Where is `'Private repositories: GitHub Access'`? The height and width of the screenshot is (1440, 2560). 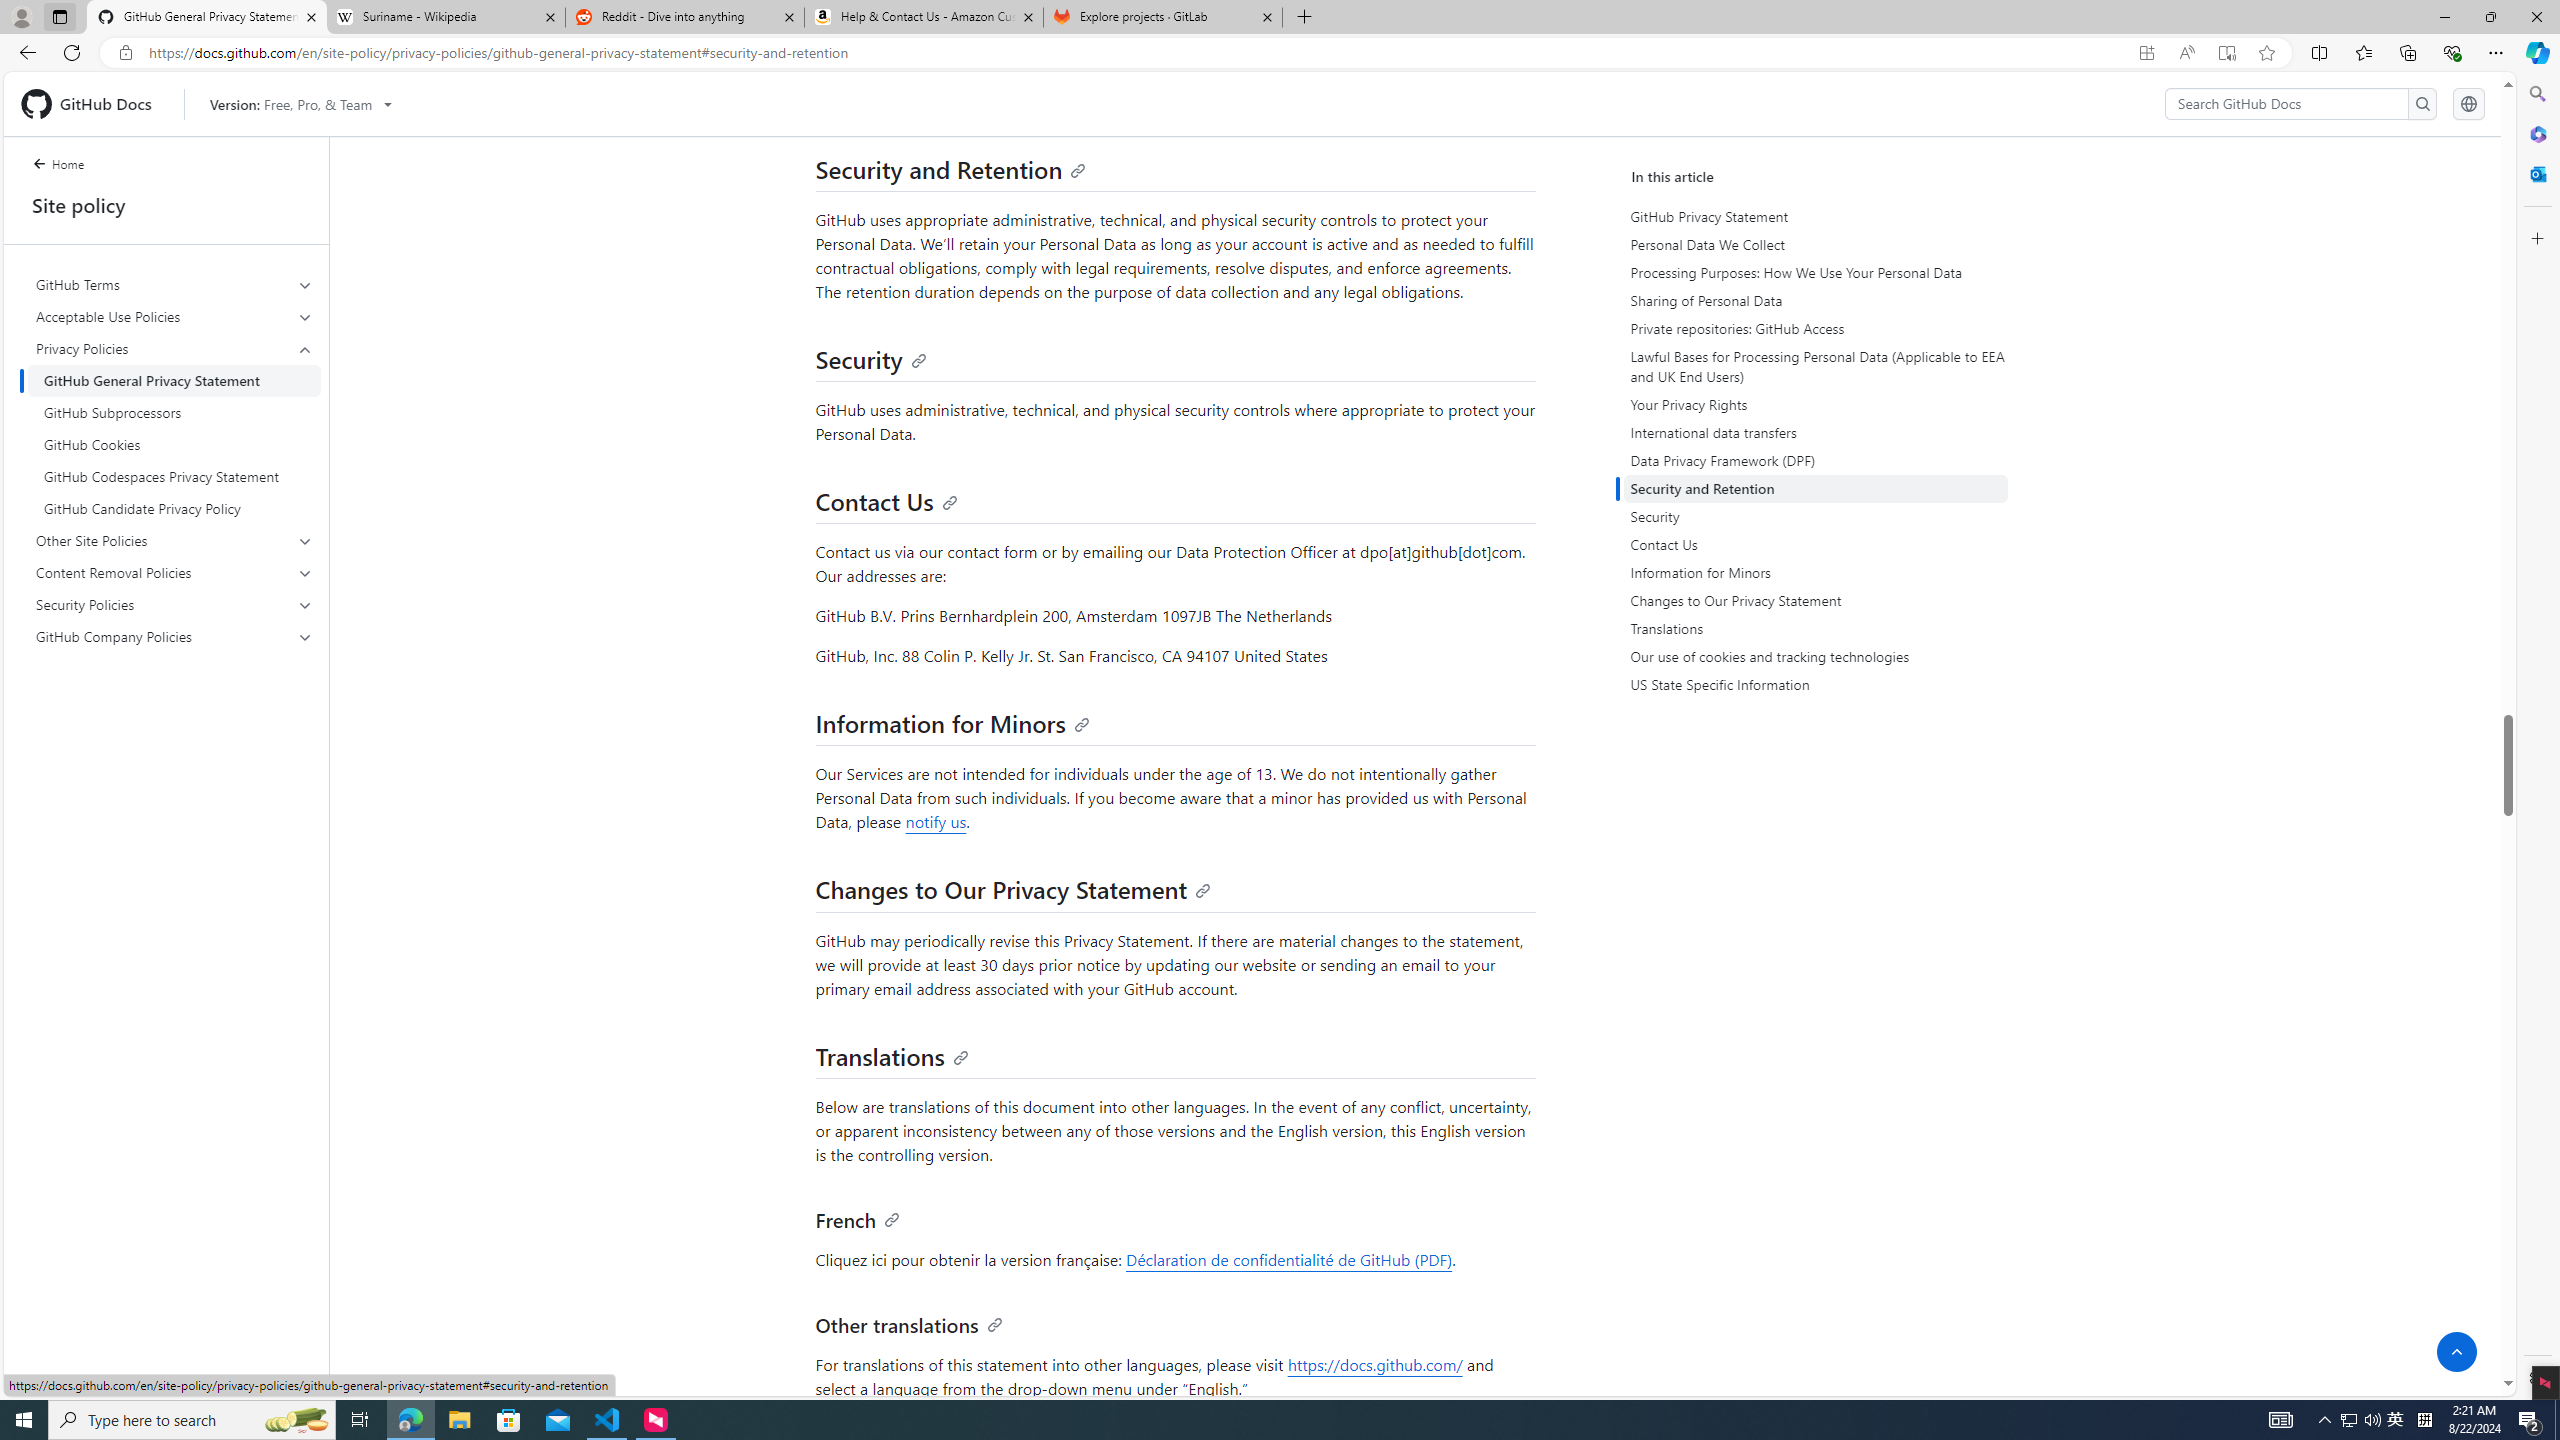
'Private repositories: GitHub Access' is located at coordinates (1814, 329).